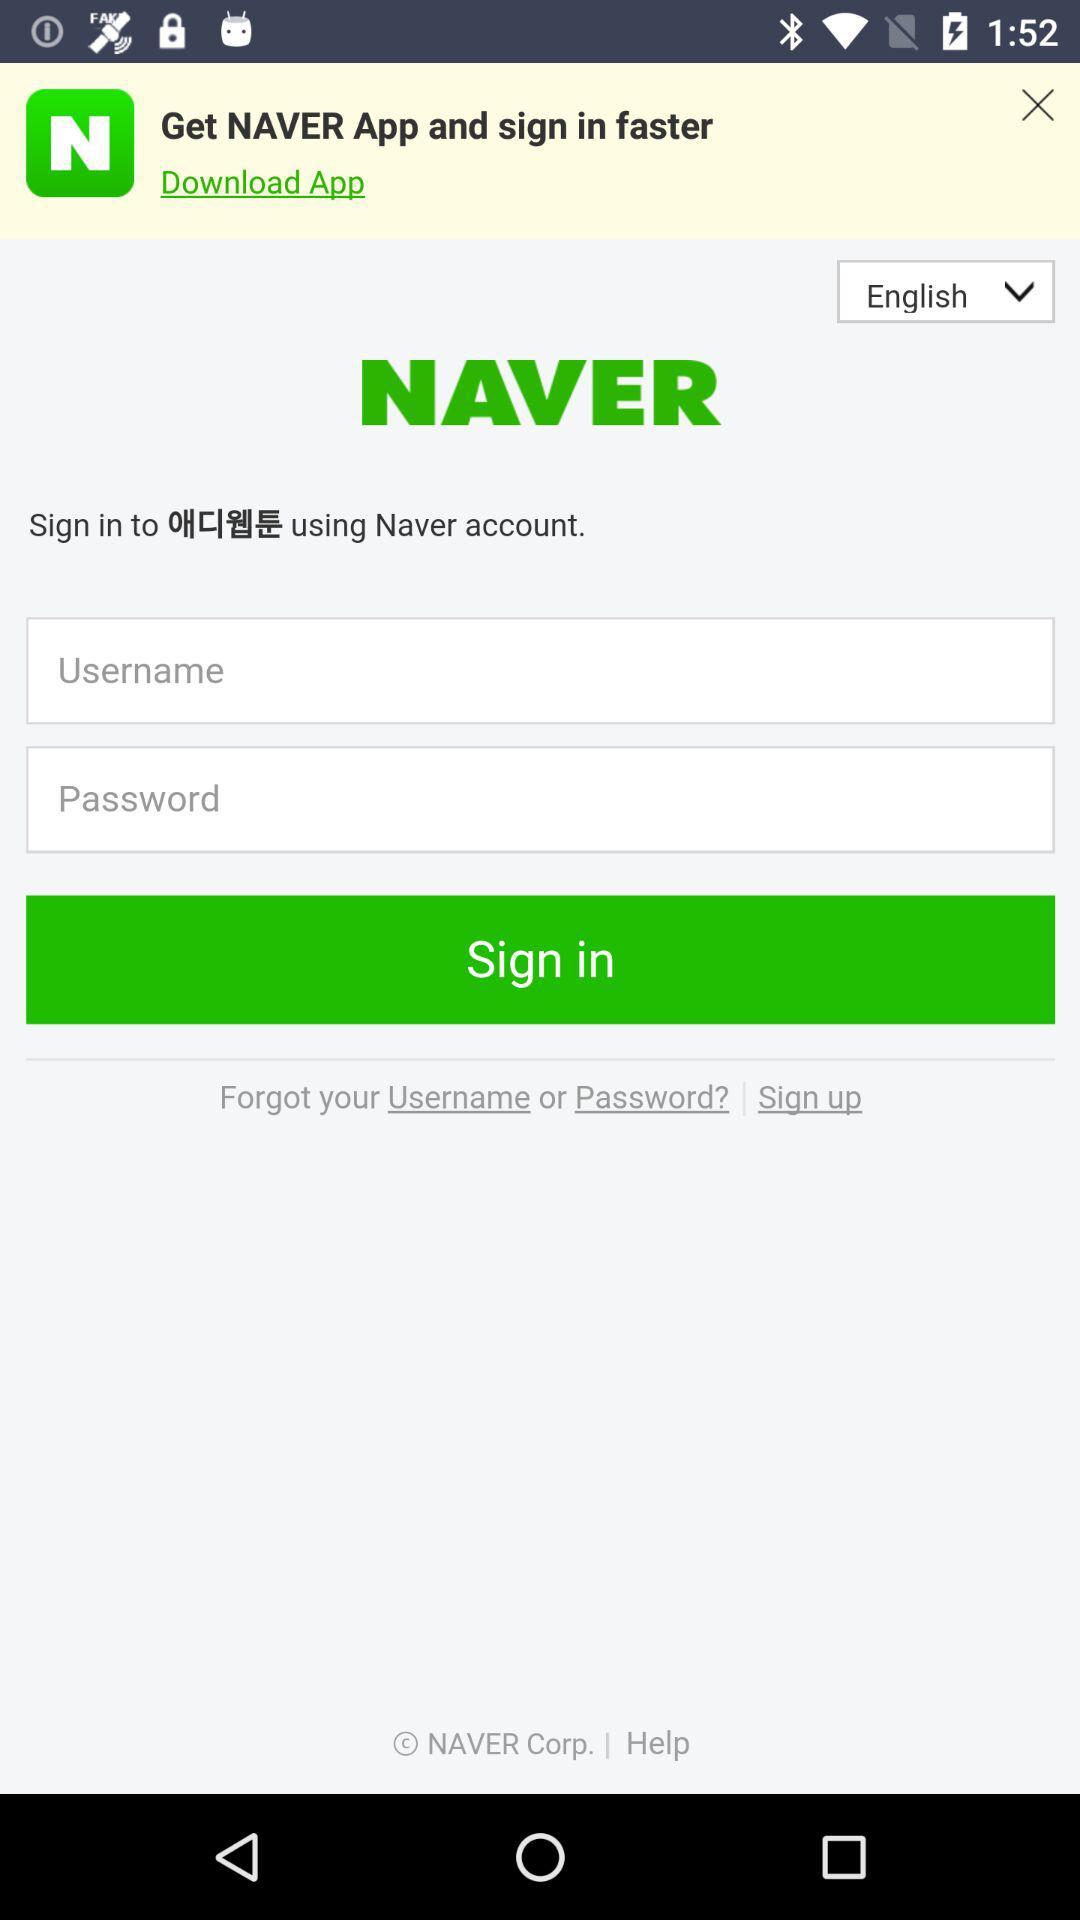 The width and height of the screenshot is (1080, 1920). Describe the element at coordinates (1036, 150) in the screenshot. I see `banner notification` at that location.